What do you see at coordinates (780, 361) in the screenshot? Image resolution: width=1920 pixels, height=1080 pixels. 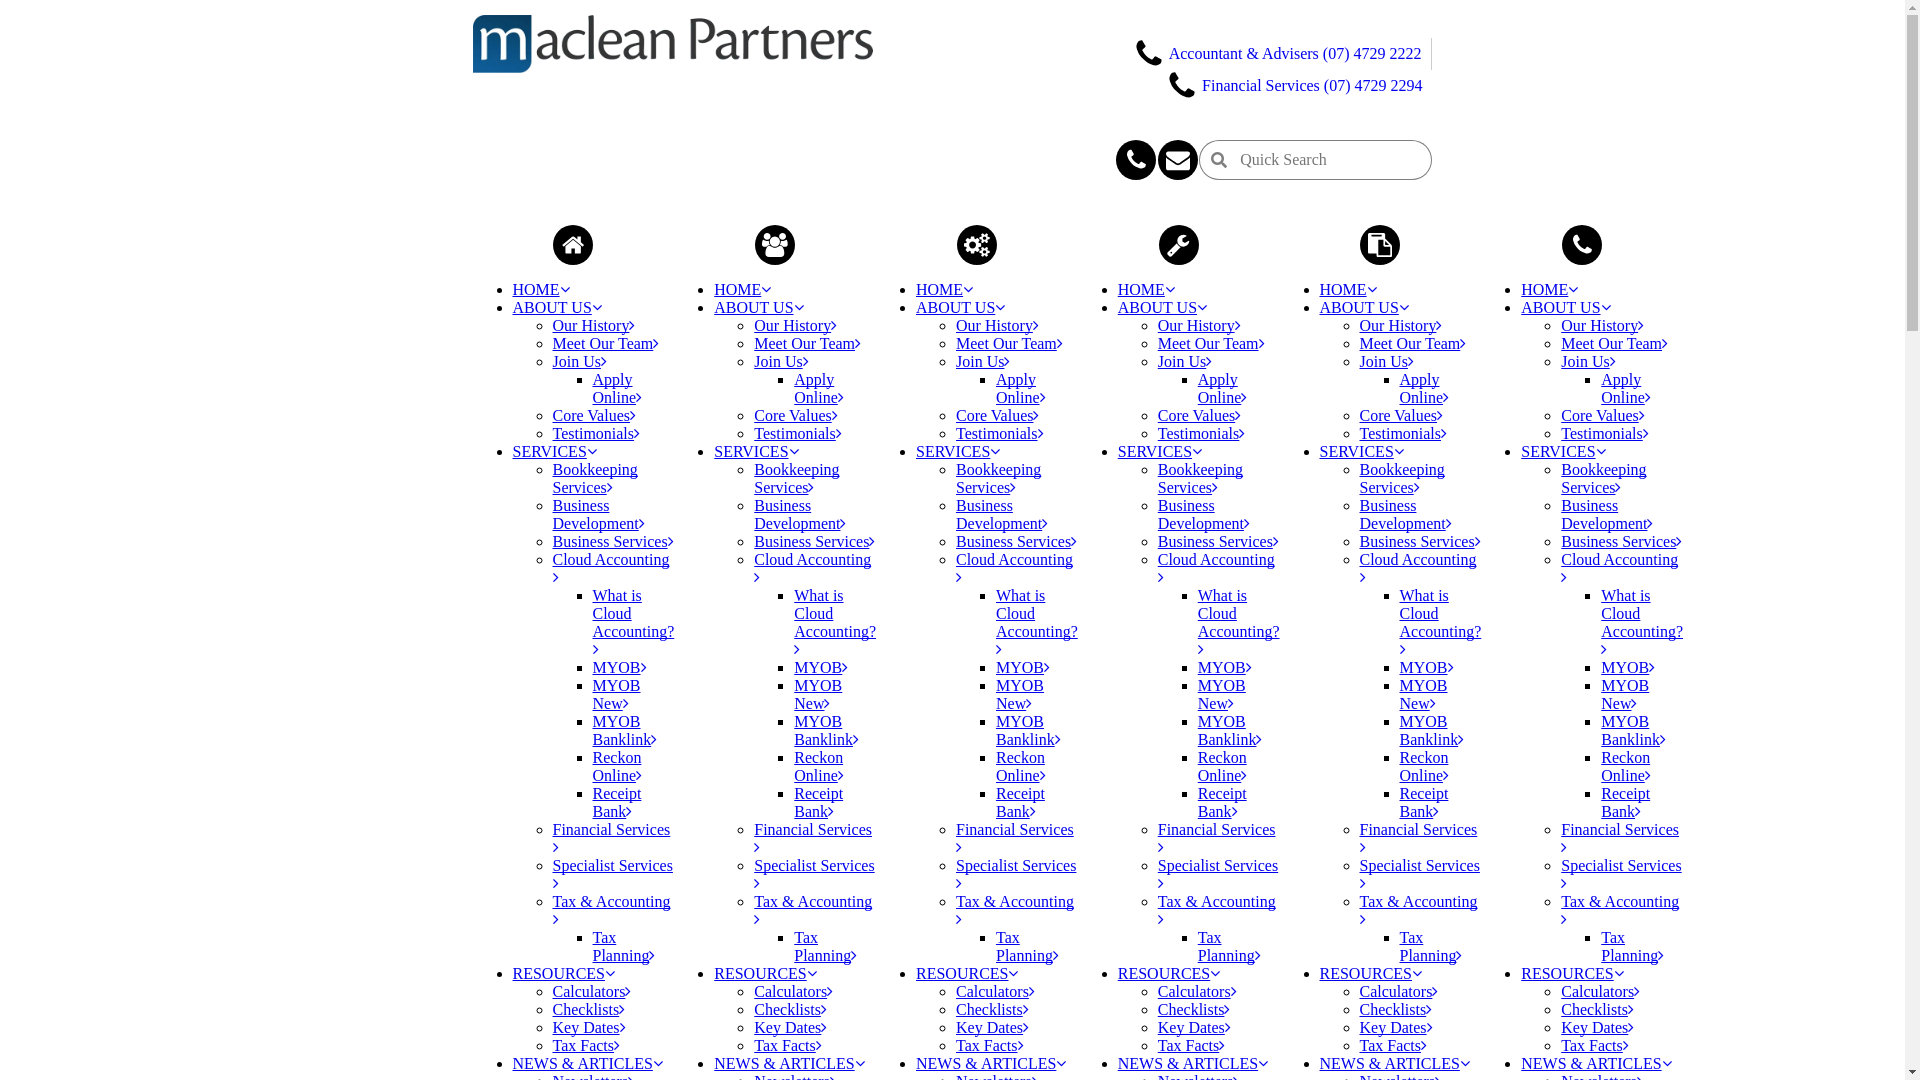 I see `'Join Us'` at bounding box center [780, 361].